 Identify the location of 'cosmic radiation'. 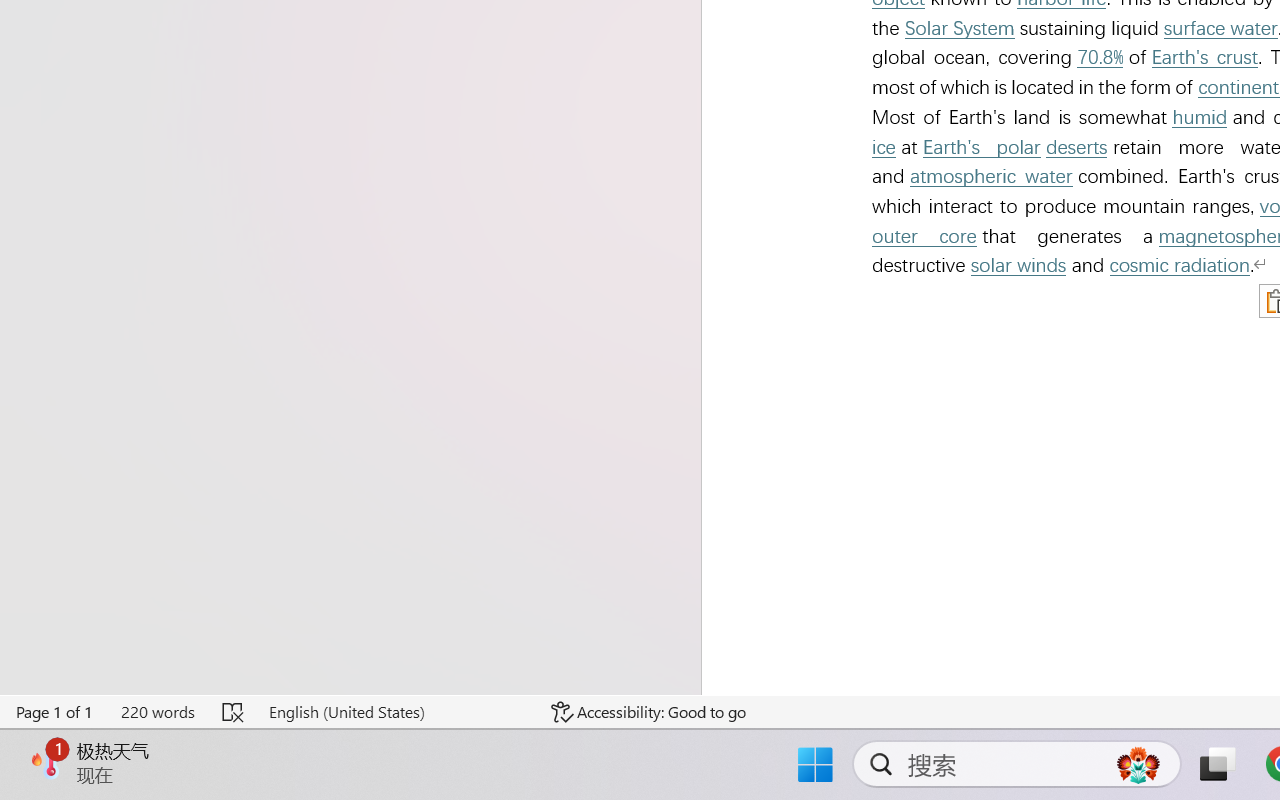
(1180, 264).